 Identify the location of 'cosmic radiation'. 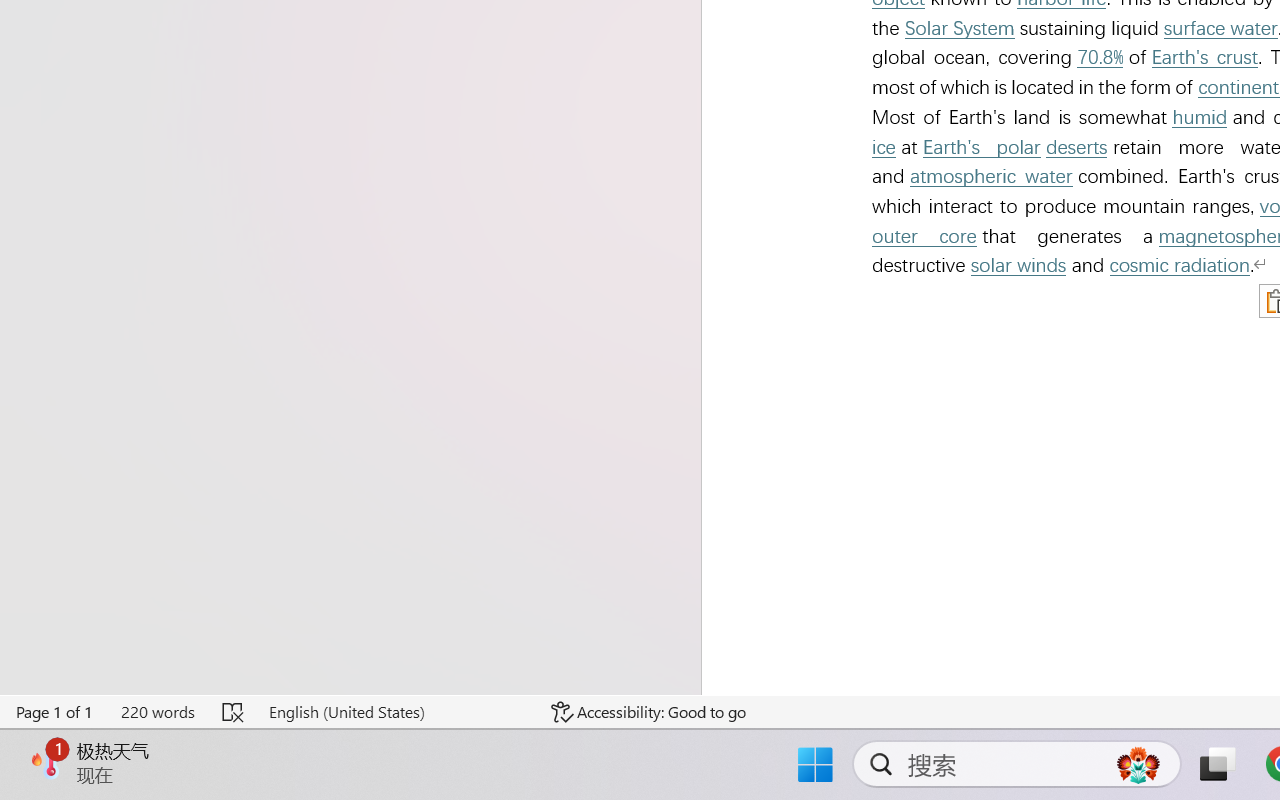
(1180, 264).